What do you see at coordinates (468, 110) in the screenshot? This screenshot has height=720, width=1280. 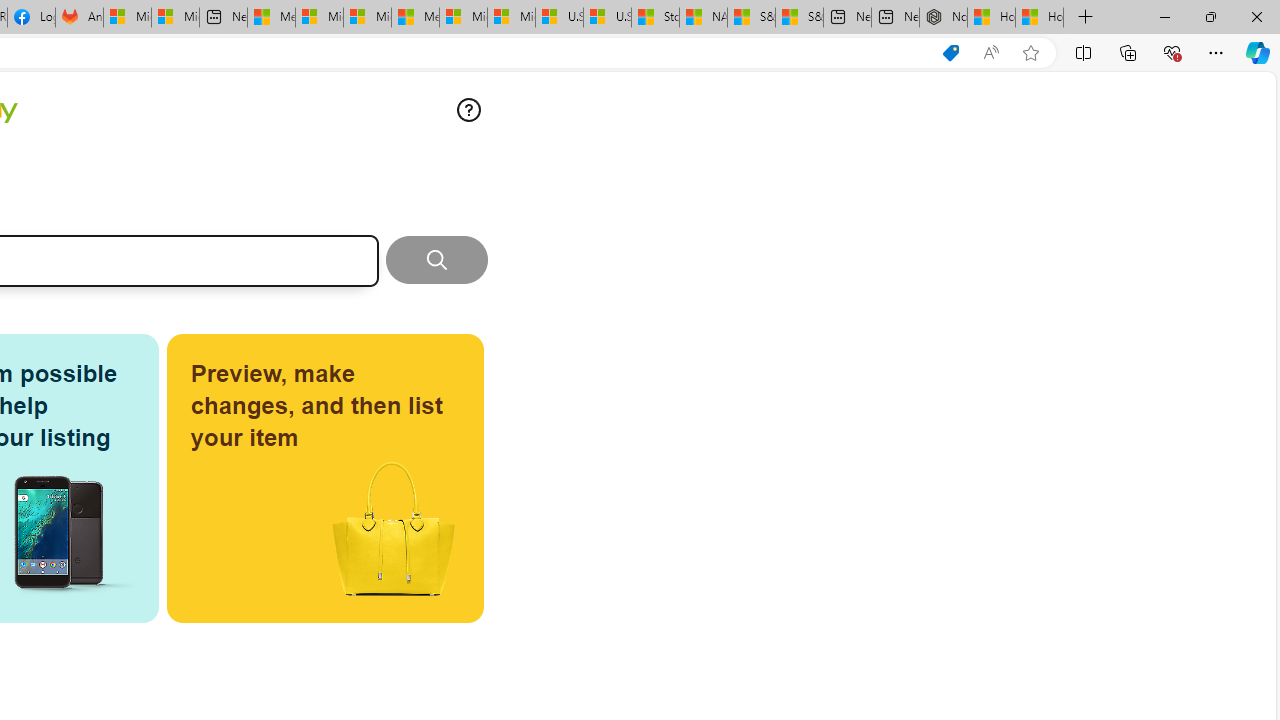 I see `'Comment about your experience on this page.'` at bounding box center [468, 110].